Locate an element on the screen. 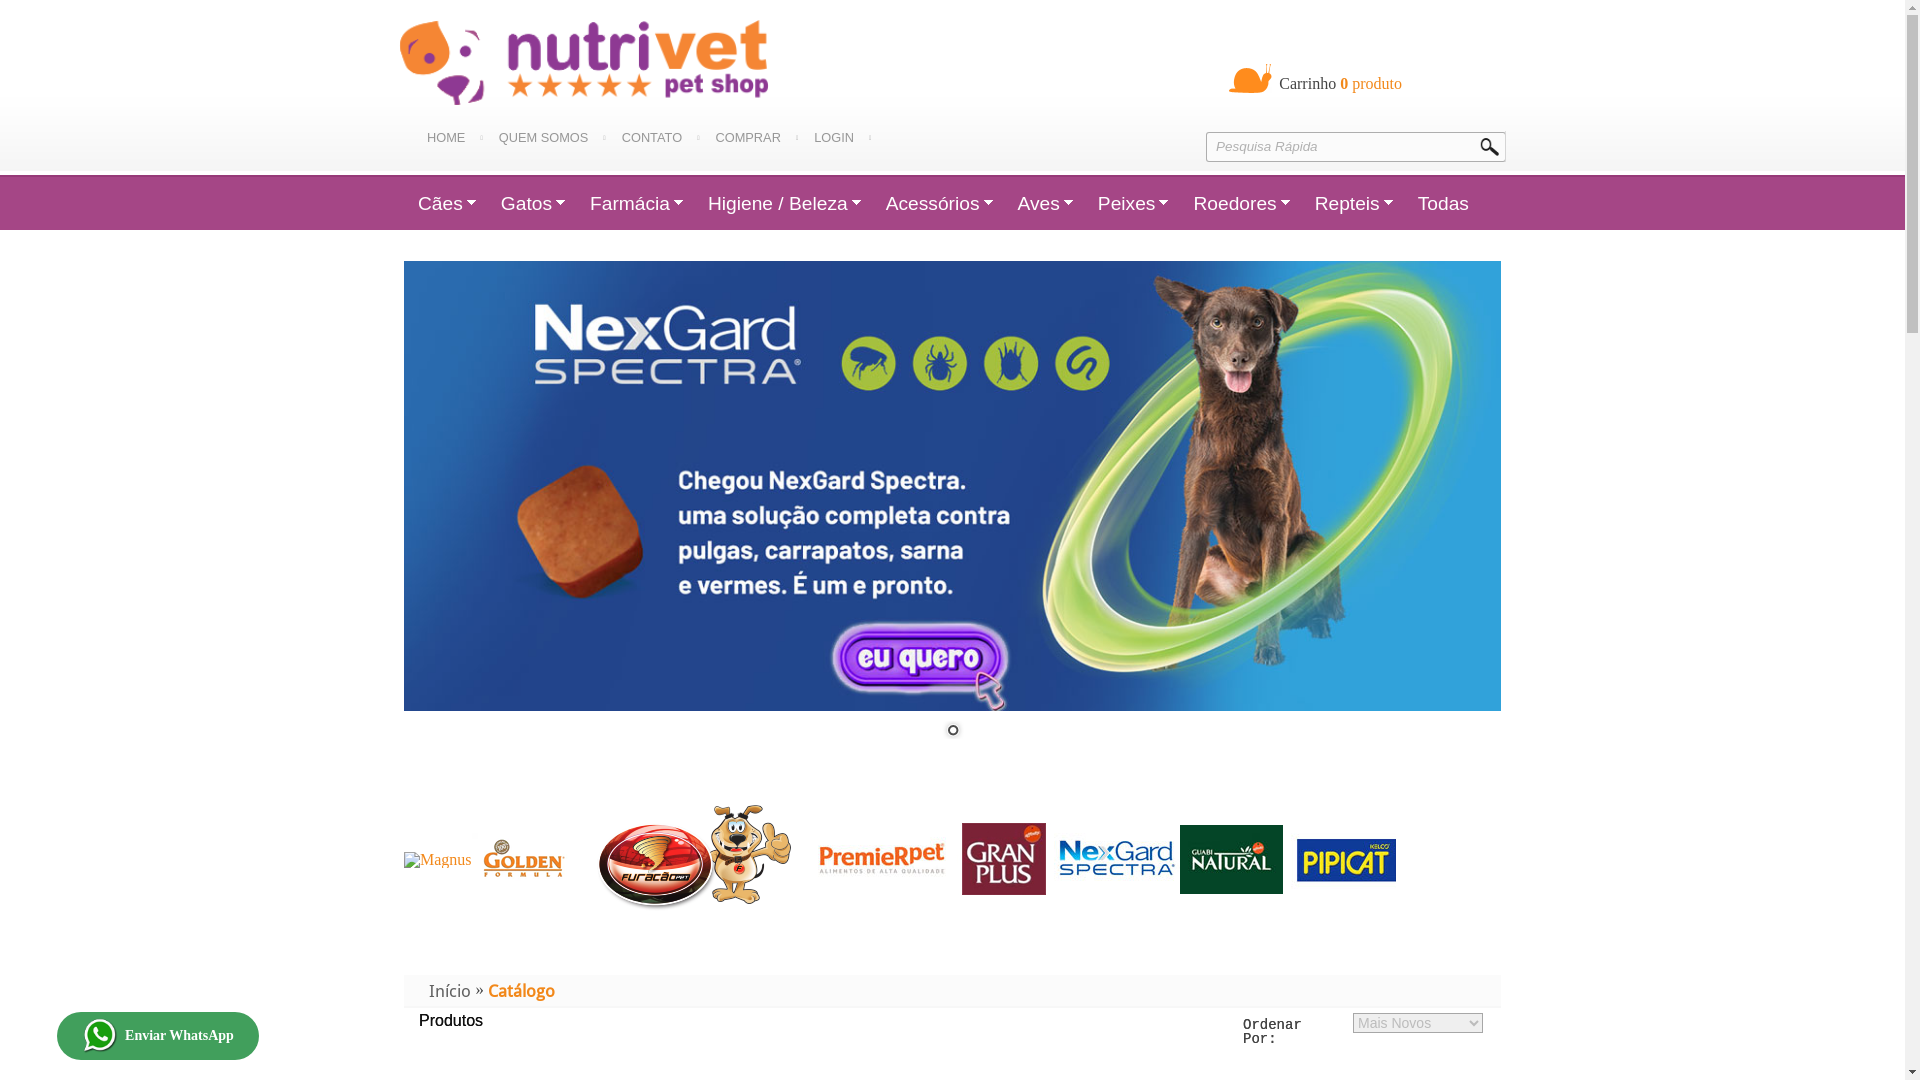 The height and width of the screenshot is (1080, 1920). 'QUEM SOMOS' is located at coordinates (552, 136).